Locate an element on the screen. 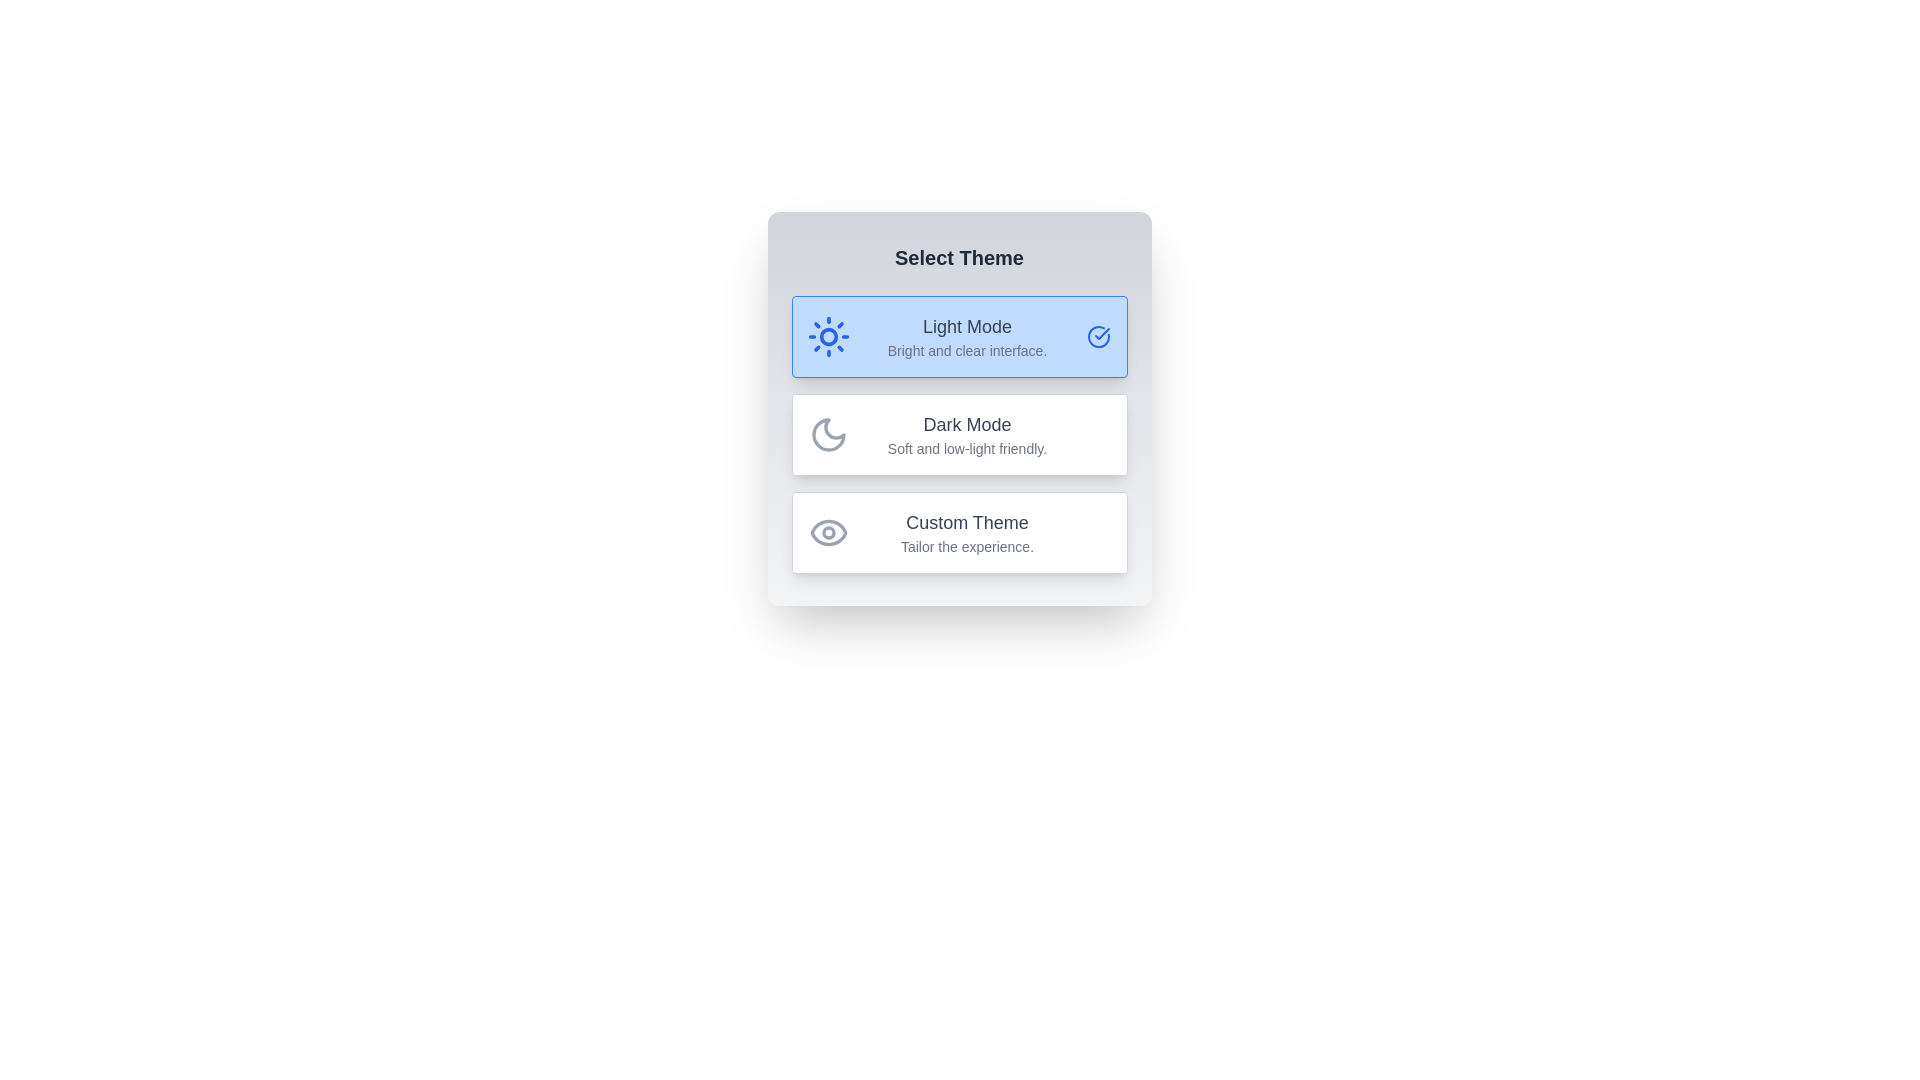 The width and height of the screenshot is (1920, 1080). text label that indicates the content or purpose of the surrounding theme selection options, located at the top of the header section is located at coordinates (958, 257).